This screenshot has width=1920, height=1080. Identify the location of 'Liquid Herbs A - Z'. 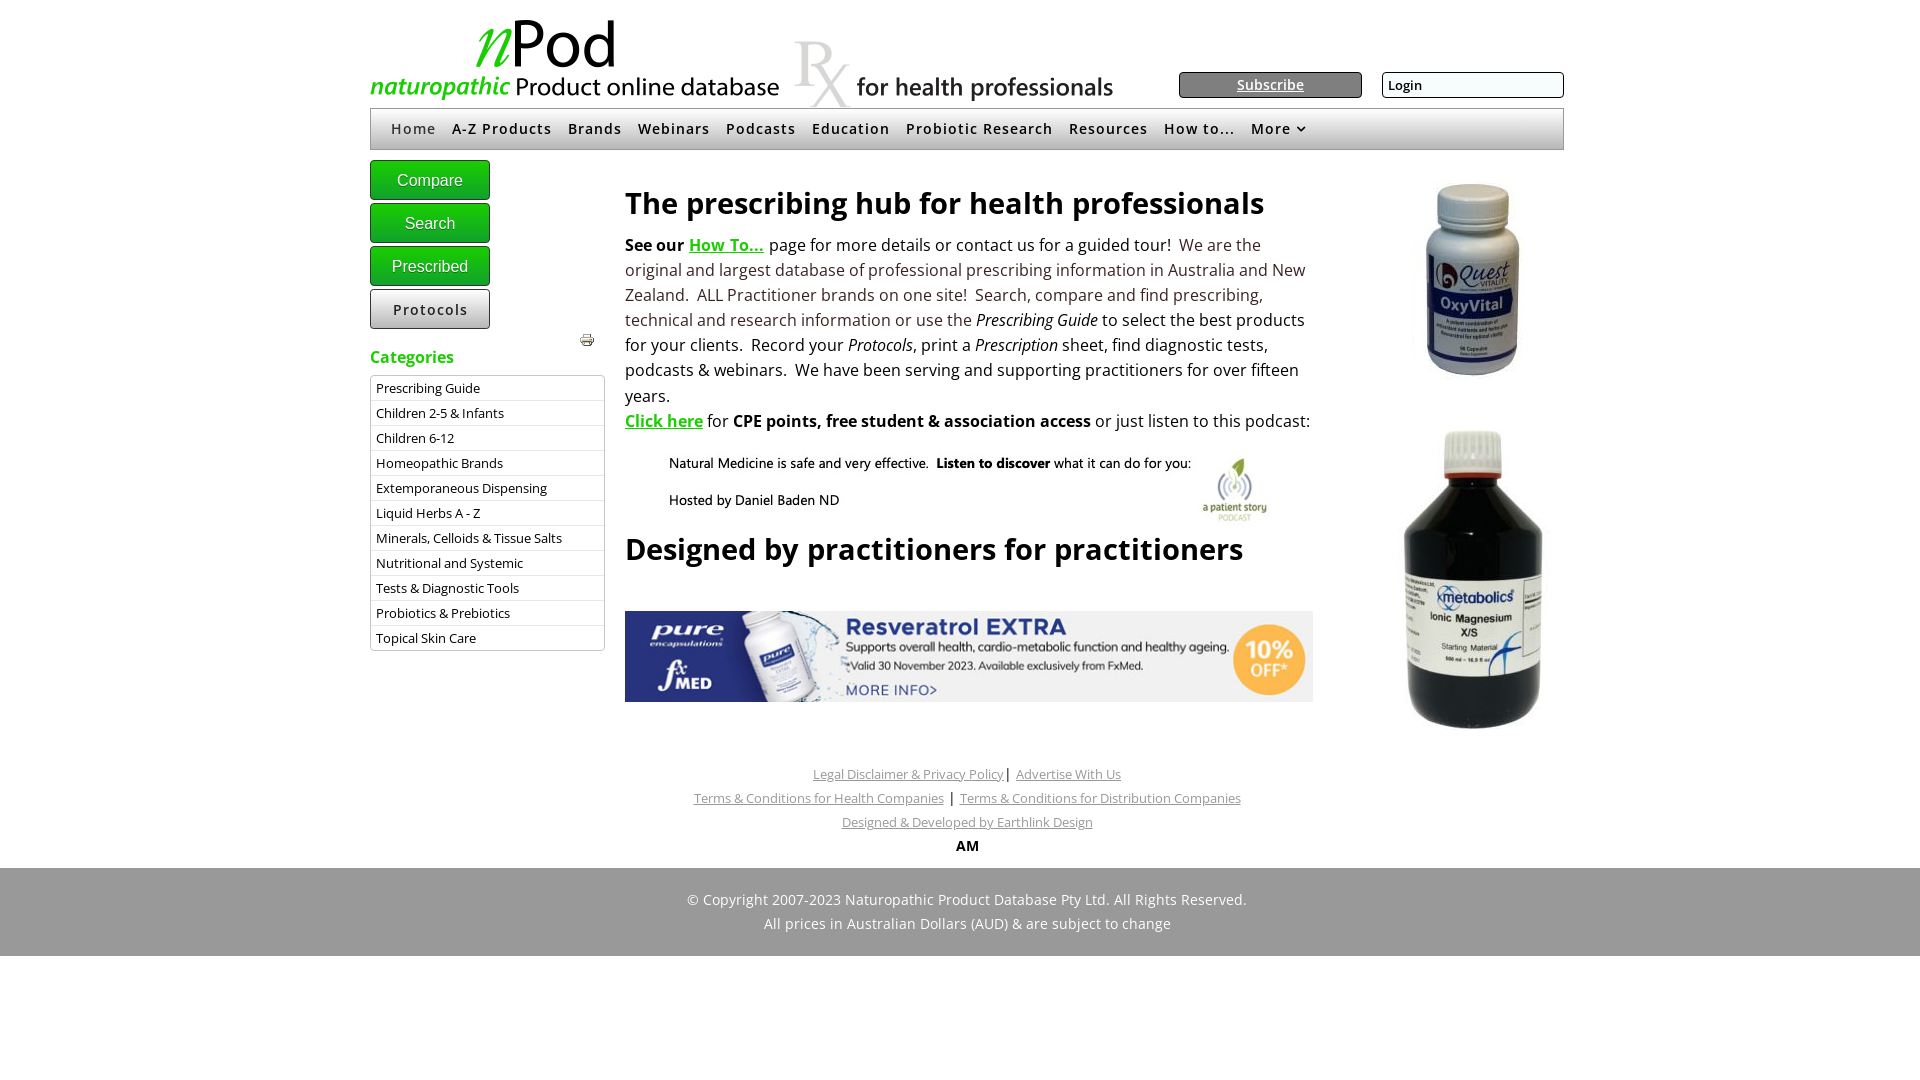
(375, 512).